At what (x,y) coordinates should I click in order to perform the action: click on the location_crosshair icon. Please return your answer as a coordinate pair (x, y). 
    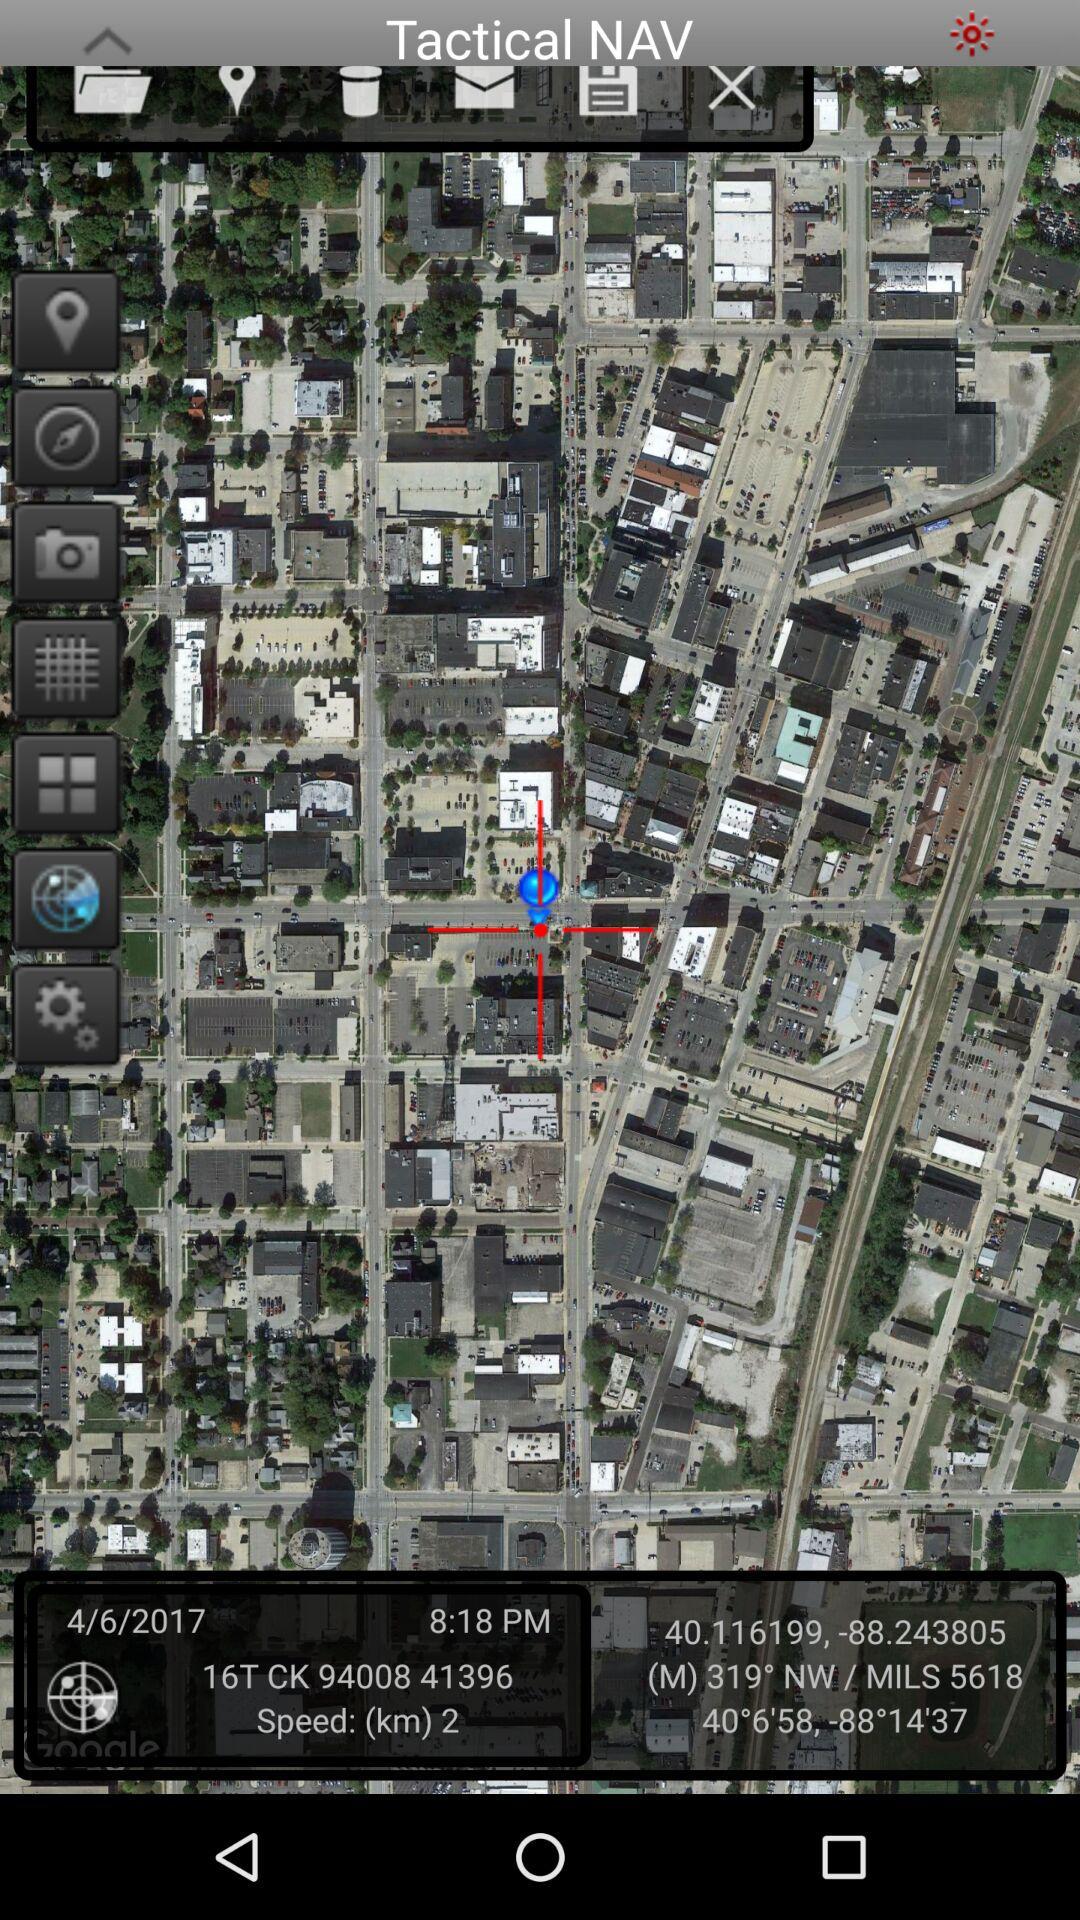
    Looking at the image, I should click on (81, 1816).